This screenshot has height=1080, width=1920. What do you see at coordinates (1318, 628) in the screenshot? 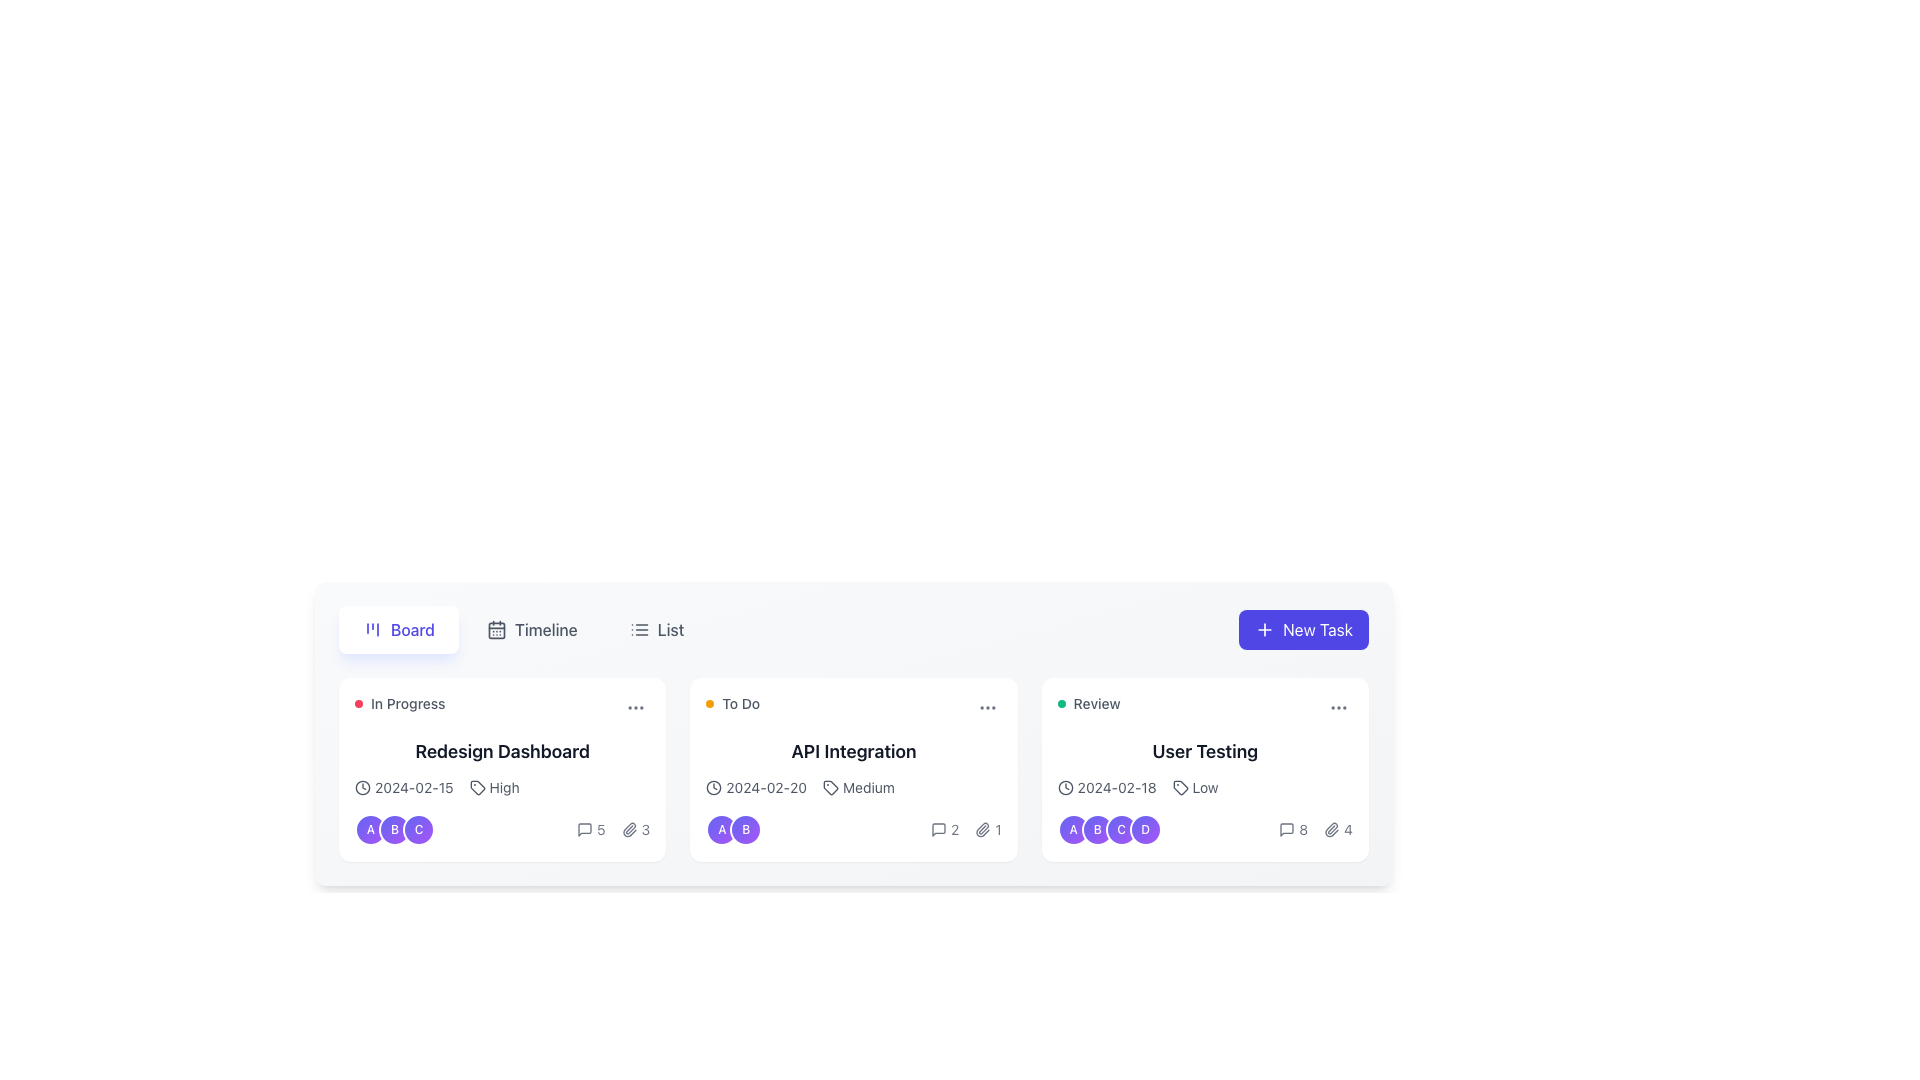
I see `the text label indicating the button that creates a new task, located on the right-most side of the interface` at bounding box center [1318, 628].